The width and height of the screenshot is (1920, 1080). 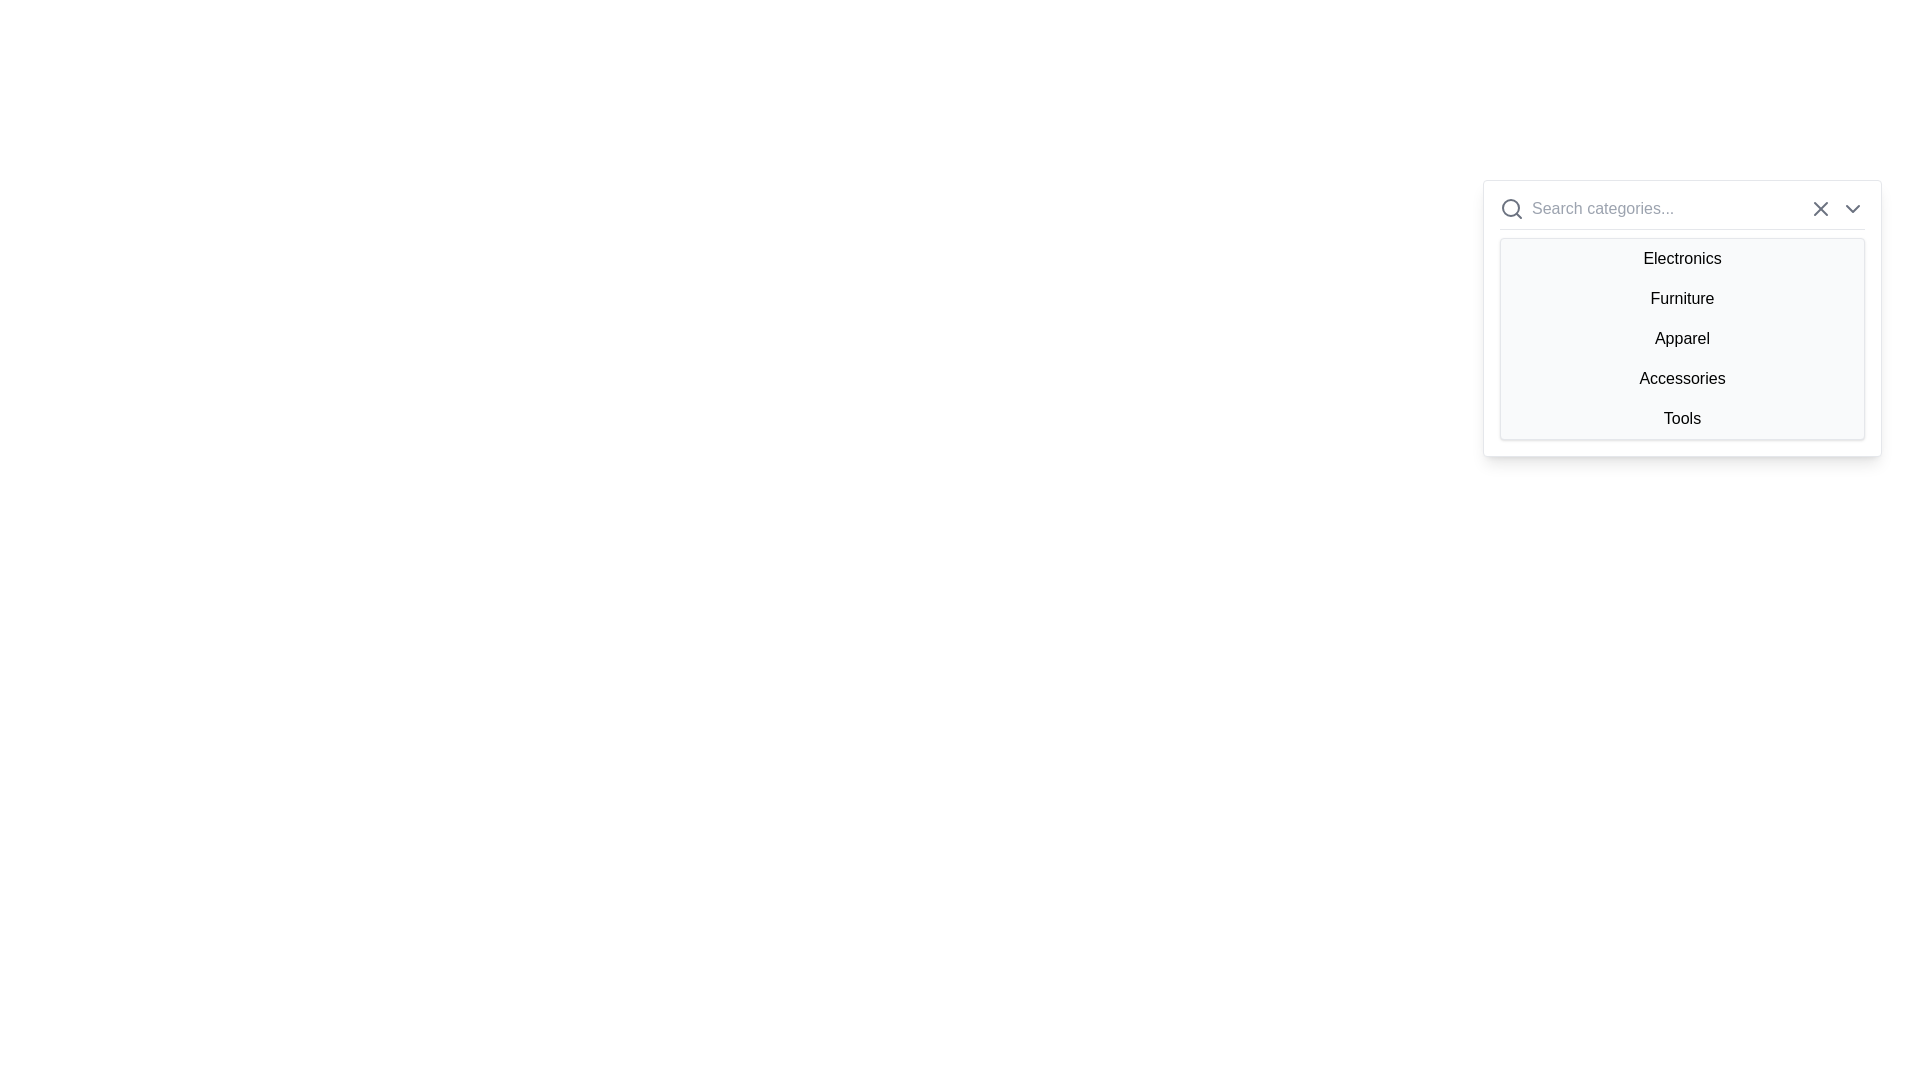 I want to click on the 'Tools' category option, so click(x=1681, y=418).